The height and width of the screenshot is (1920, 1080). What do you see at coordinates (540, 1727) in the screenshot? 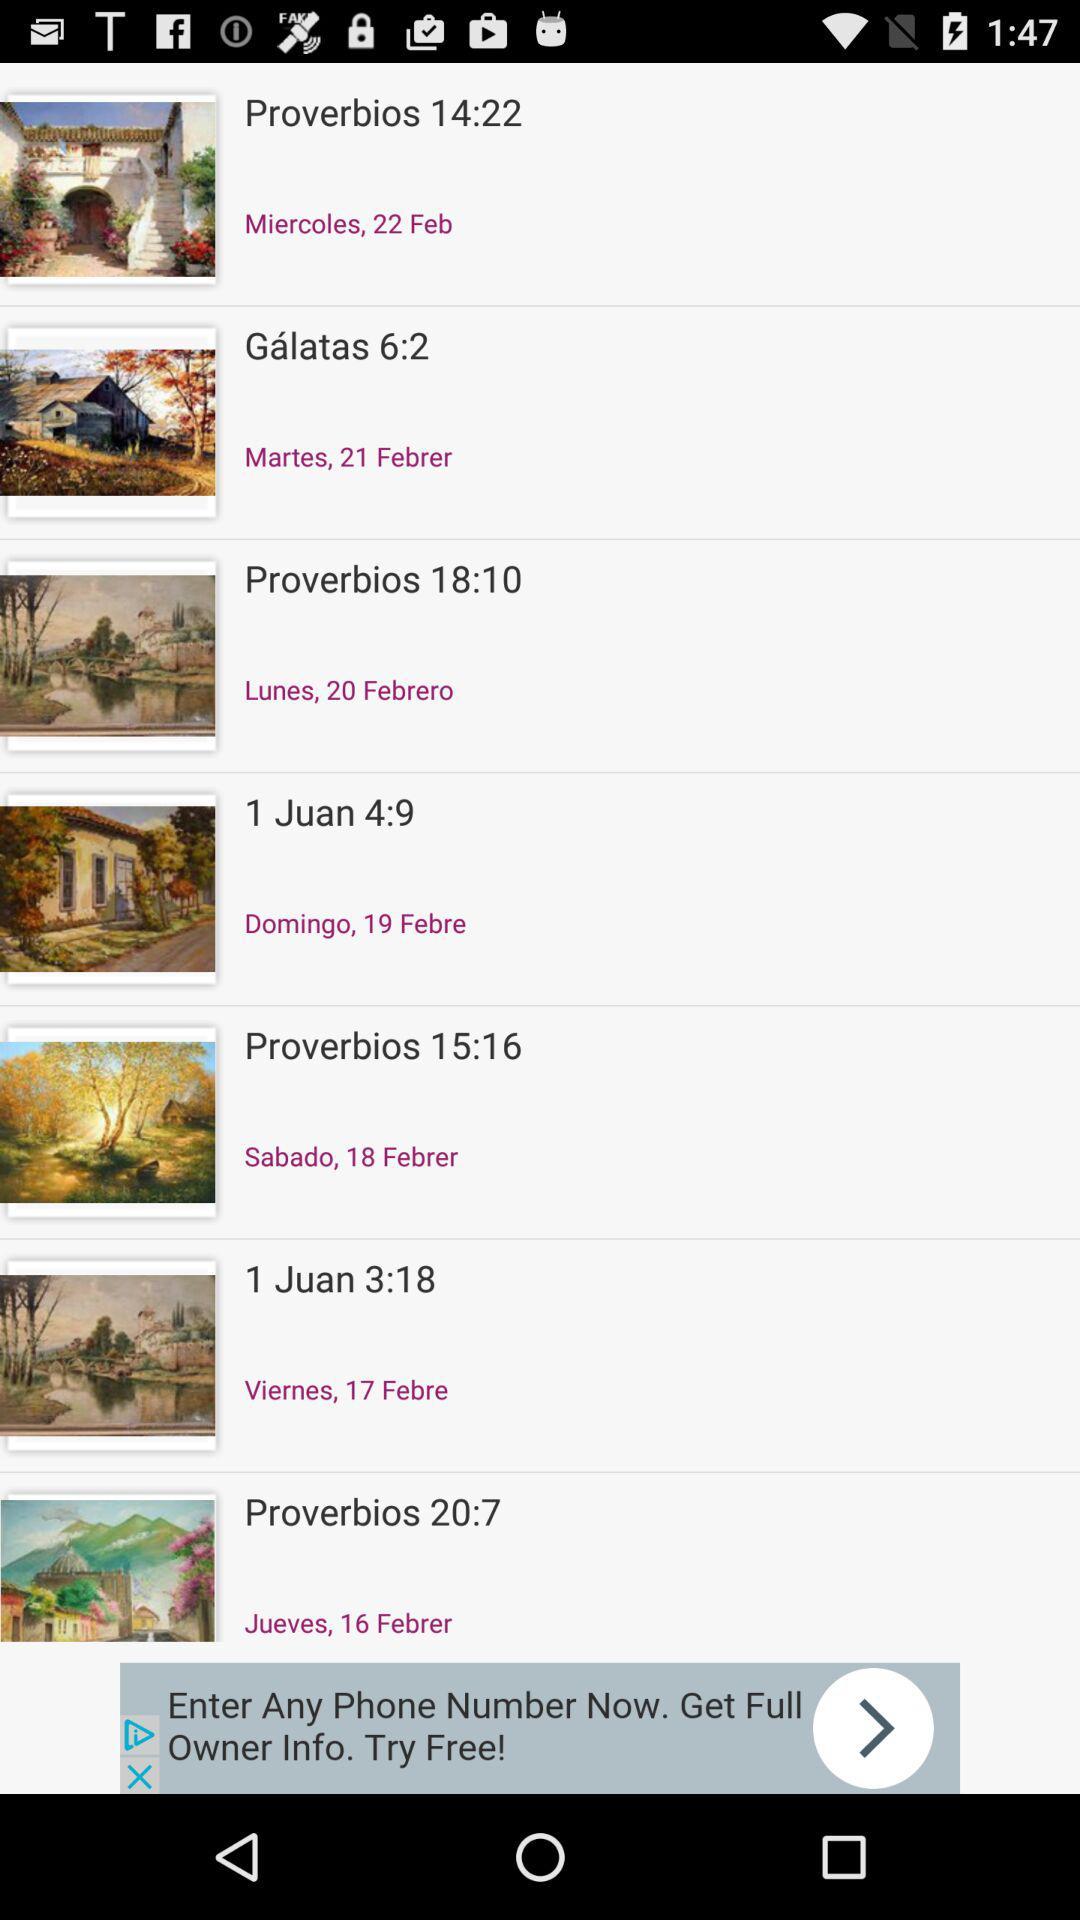
I see `advertisement link` at bounding box center [540, 1727].